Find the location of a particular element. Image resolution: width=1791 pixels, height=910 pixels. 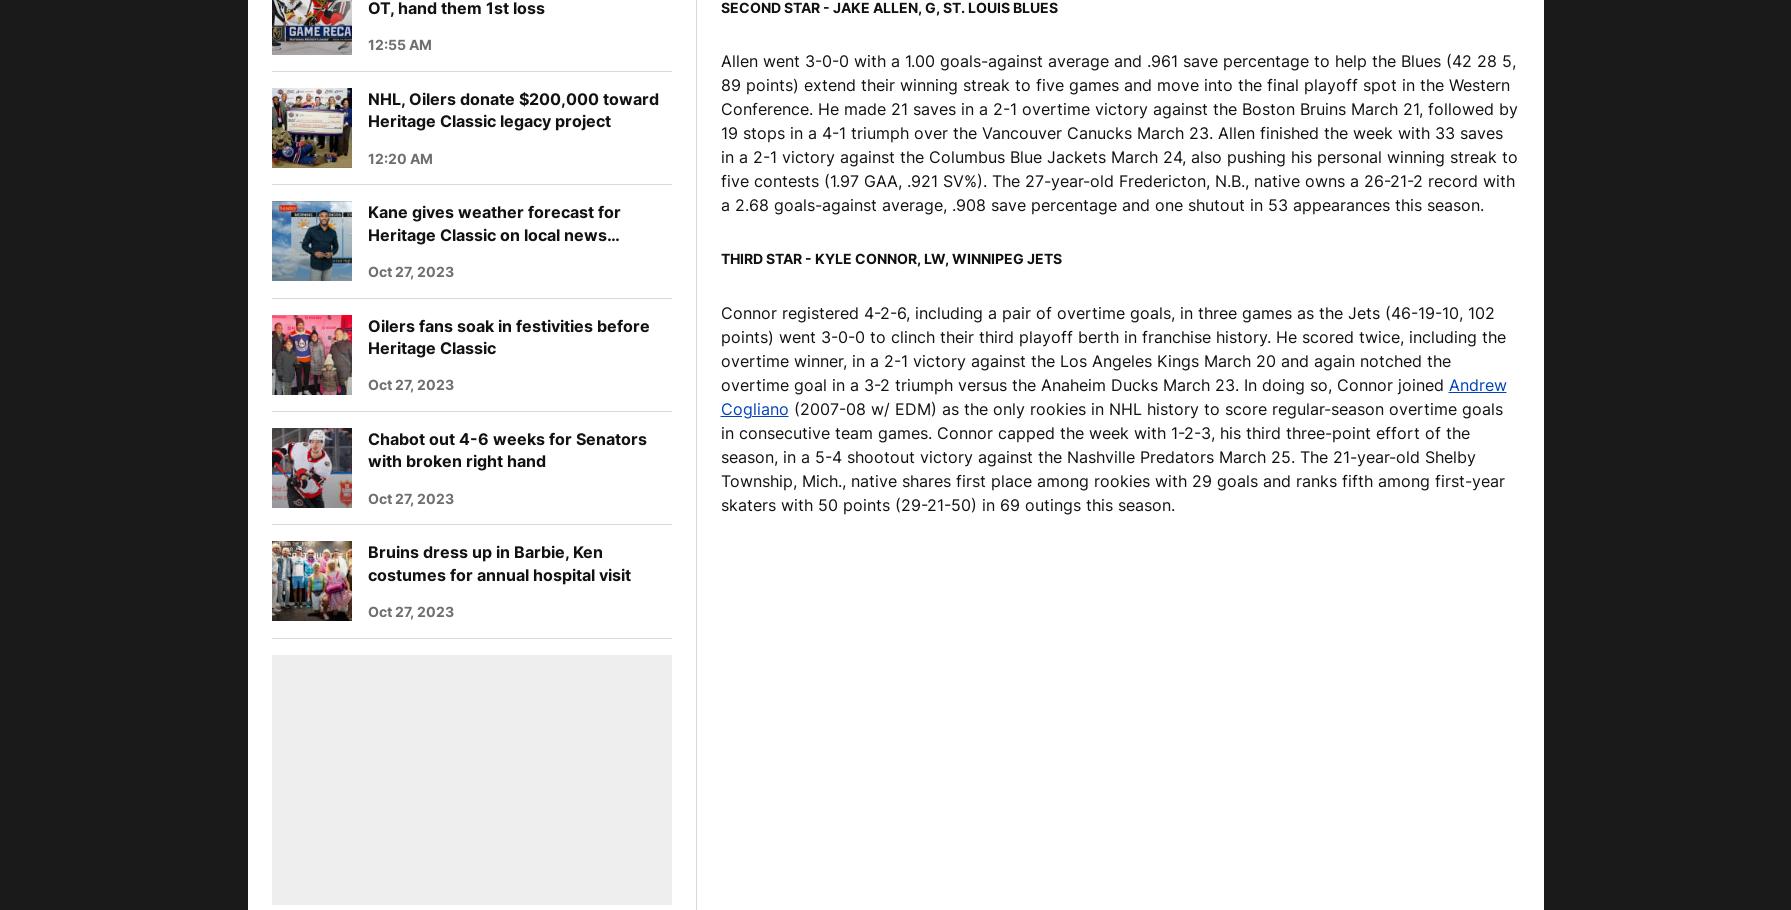

'Andrew Cogliano' is located at coordinates (1111, 395).